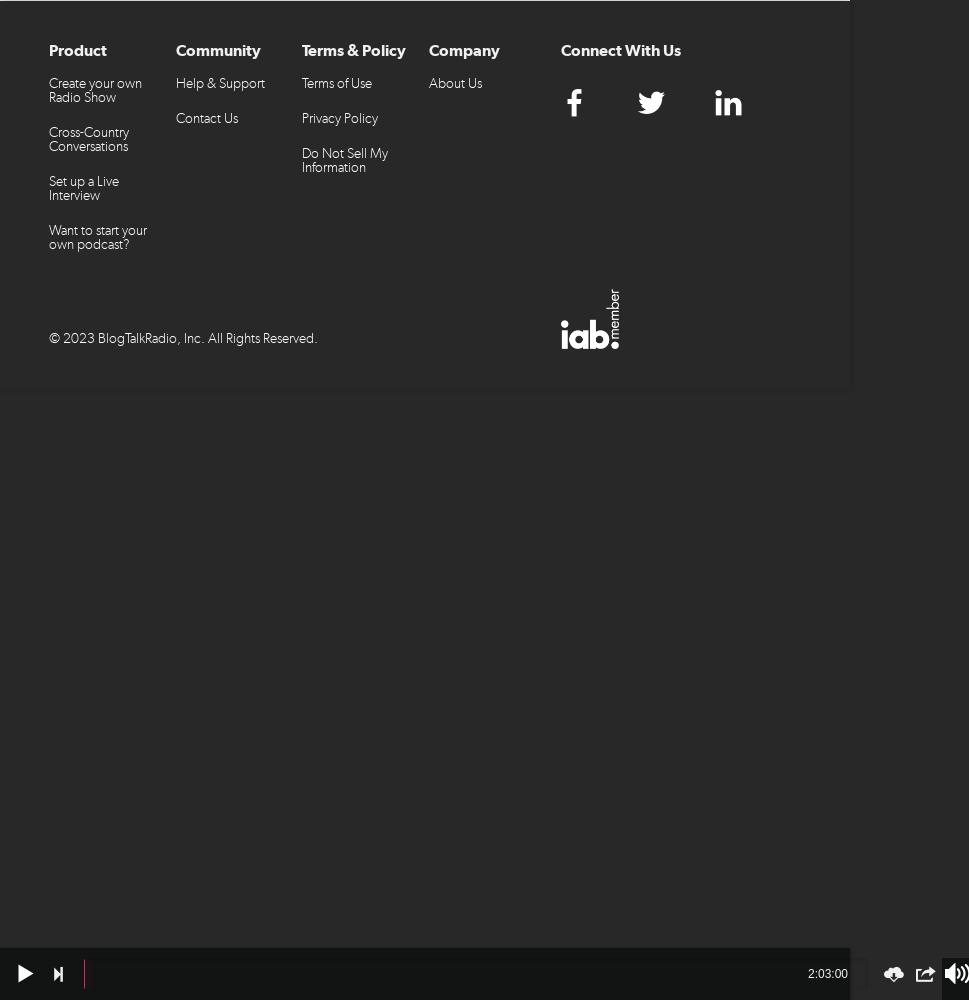 This screenshot has height=1000, width=969. What do you see at coordinates (97, 236) in the screenshot?
I see `'Want to start your own podcast?'` at bounding box center [97, 236].